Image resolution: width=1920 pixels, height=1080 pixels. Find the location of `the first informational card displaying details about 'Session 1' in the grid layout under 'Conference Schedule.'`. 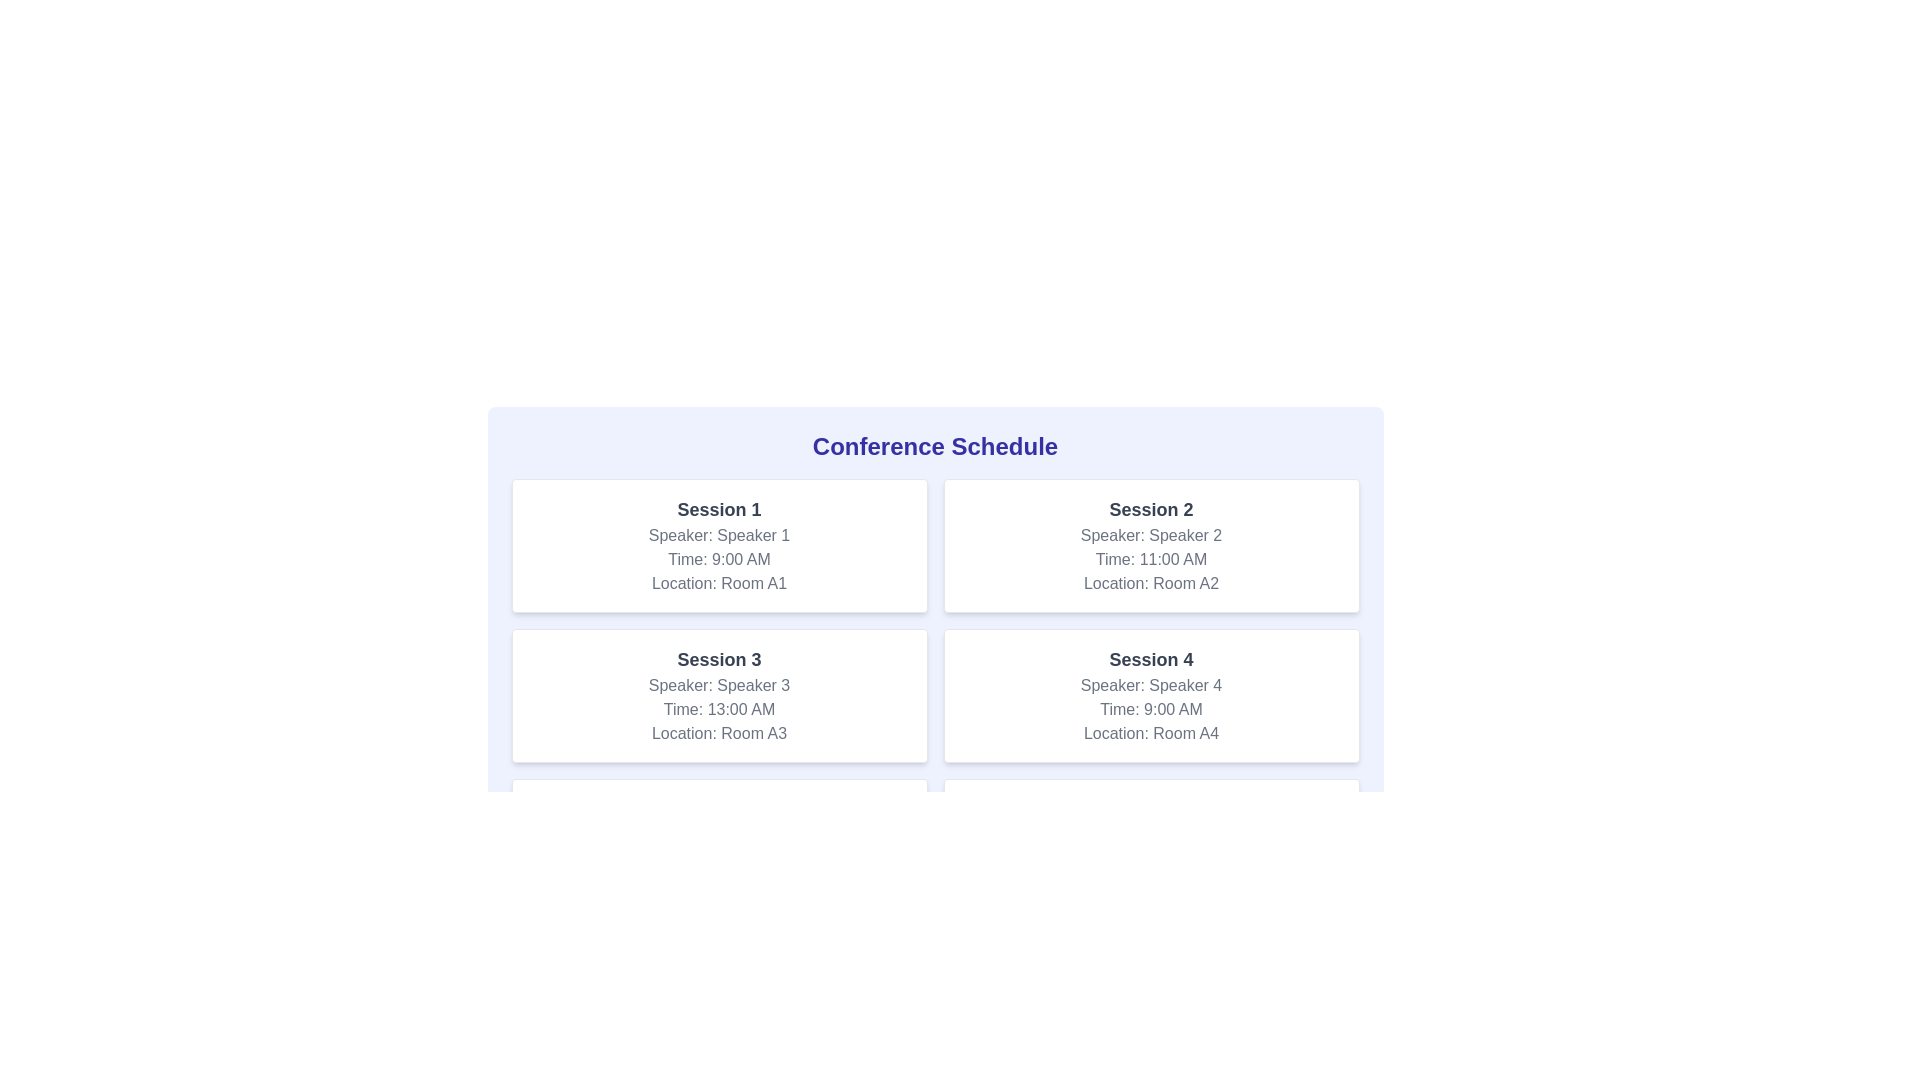

the first informational card displaying details about 'Session 1' in the grid layout under 'Conference Schedule.' is located at coordinates (719, 546).